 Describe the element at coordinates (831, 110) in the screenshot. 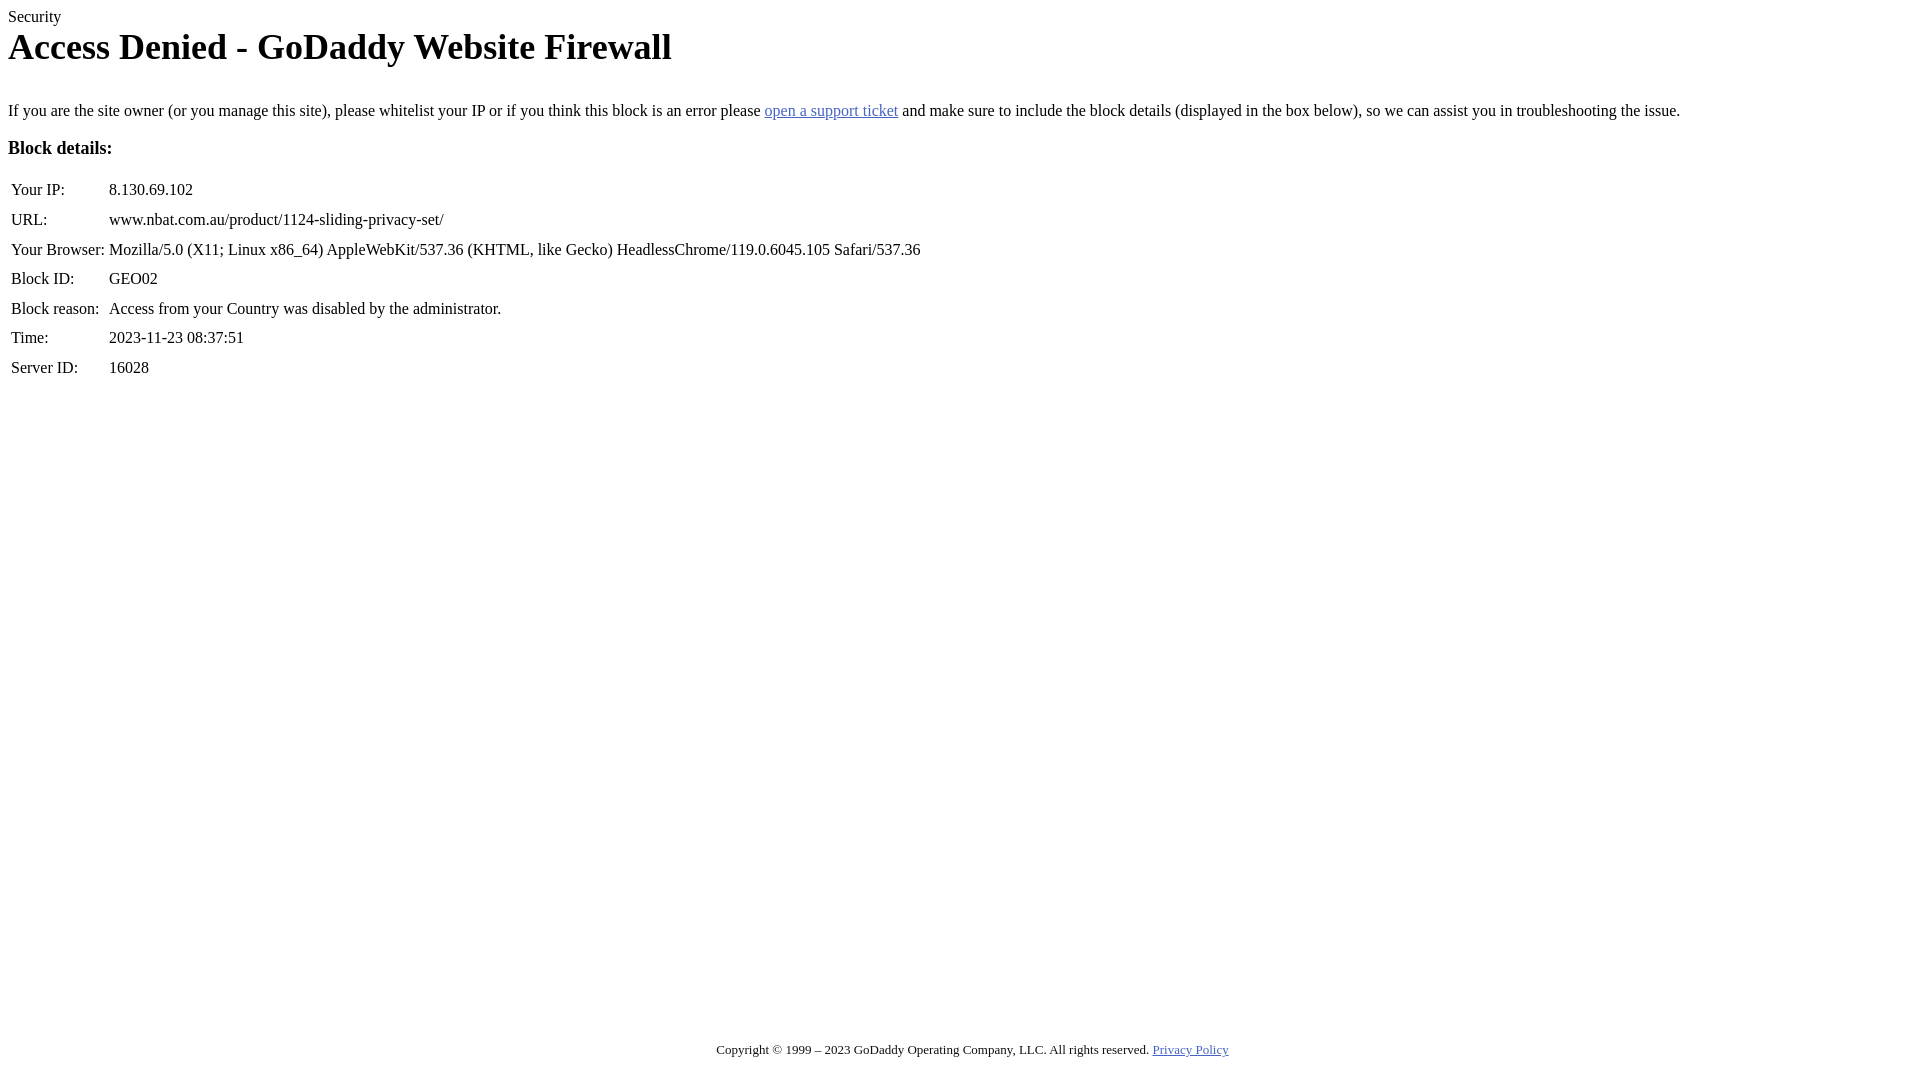

I see `'open a support ticket'` at that location.